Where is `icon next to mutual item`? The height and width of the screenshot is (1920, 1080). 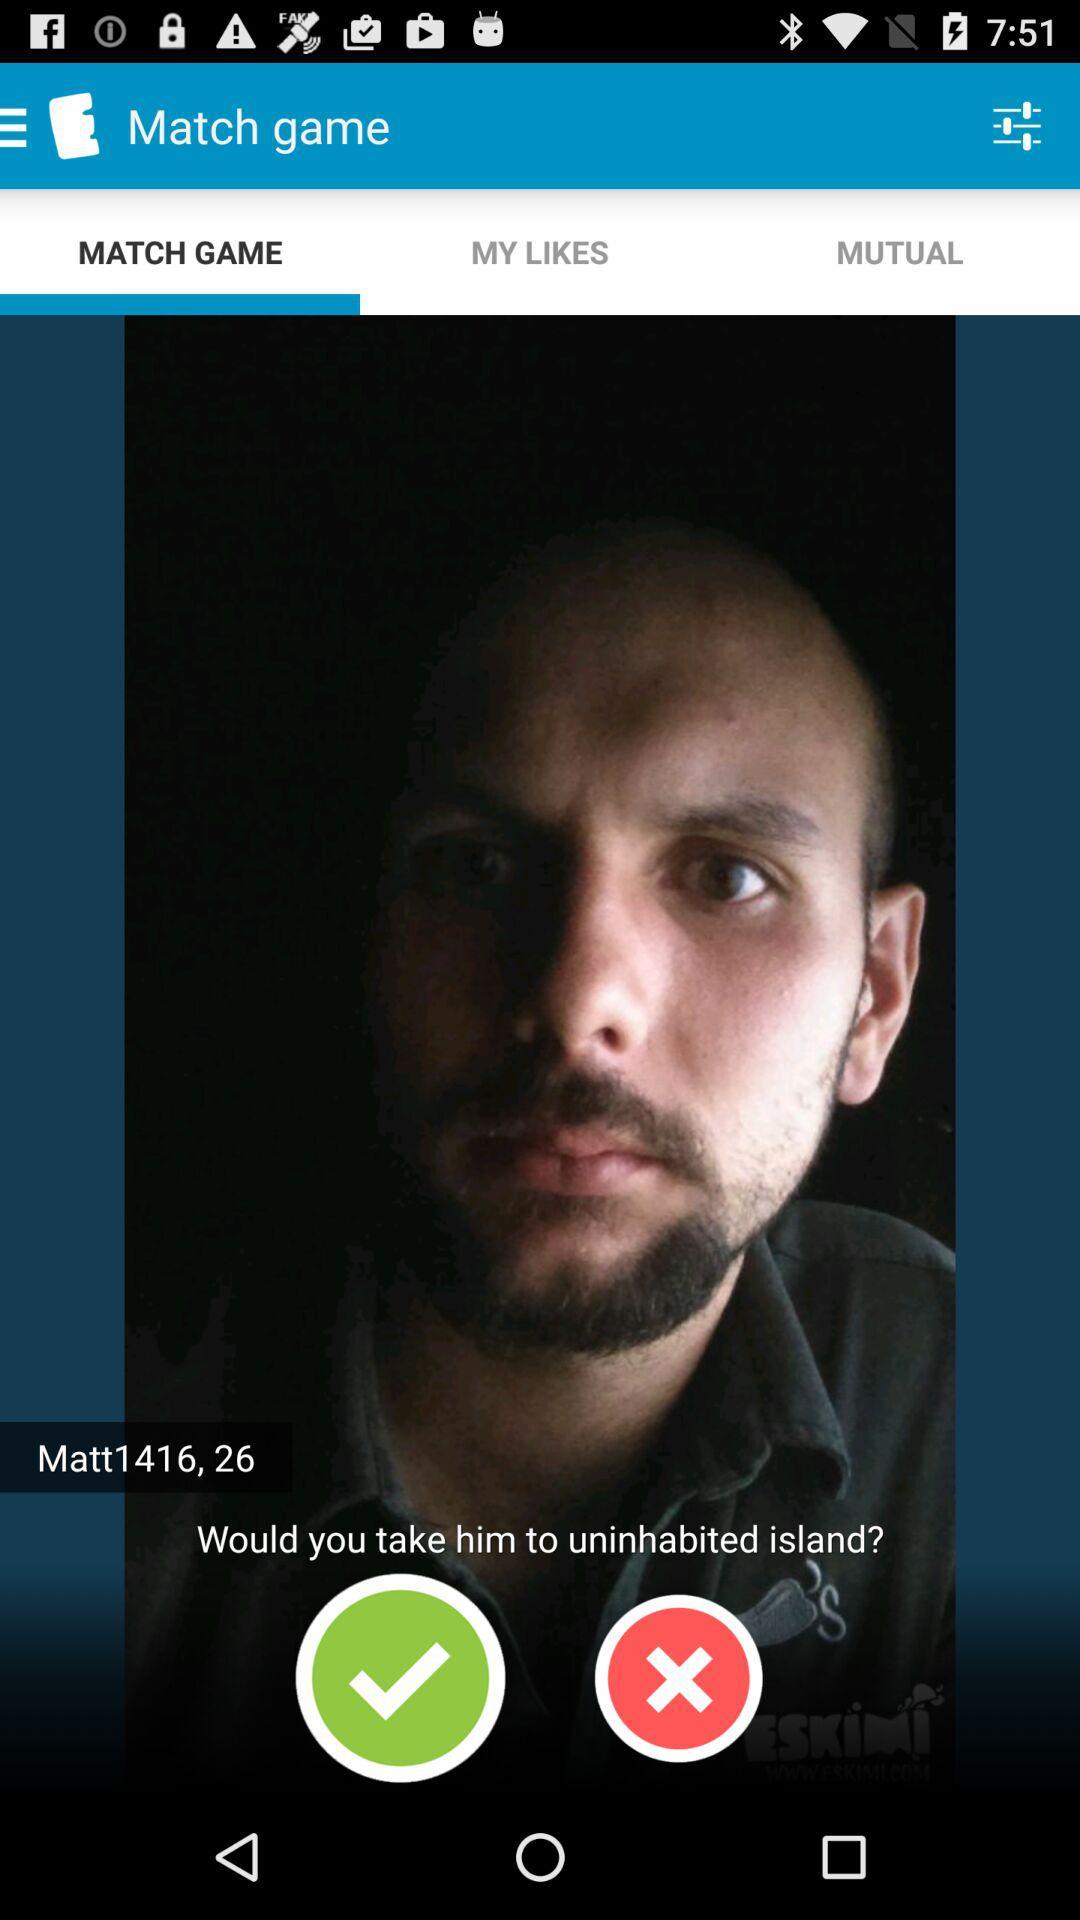 icon next to mutual item is located at coordinates (540, 251).